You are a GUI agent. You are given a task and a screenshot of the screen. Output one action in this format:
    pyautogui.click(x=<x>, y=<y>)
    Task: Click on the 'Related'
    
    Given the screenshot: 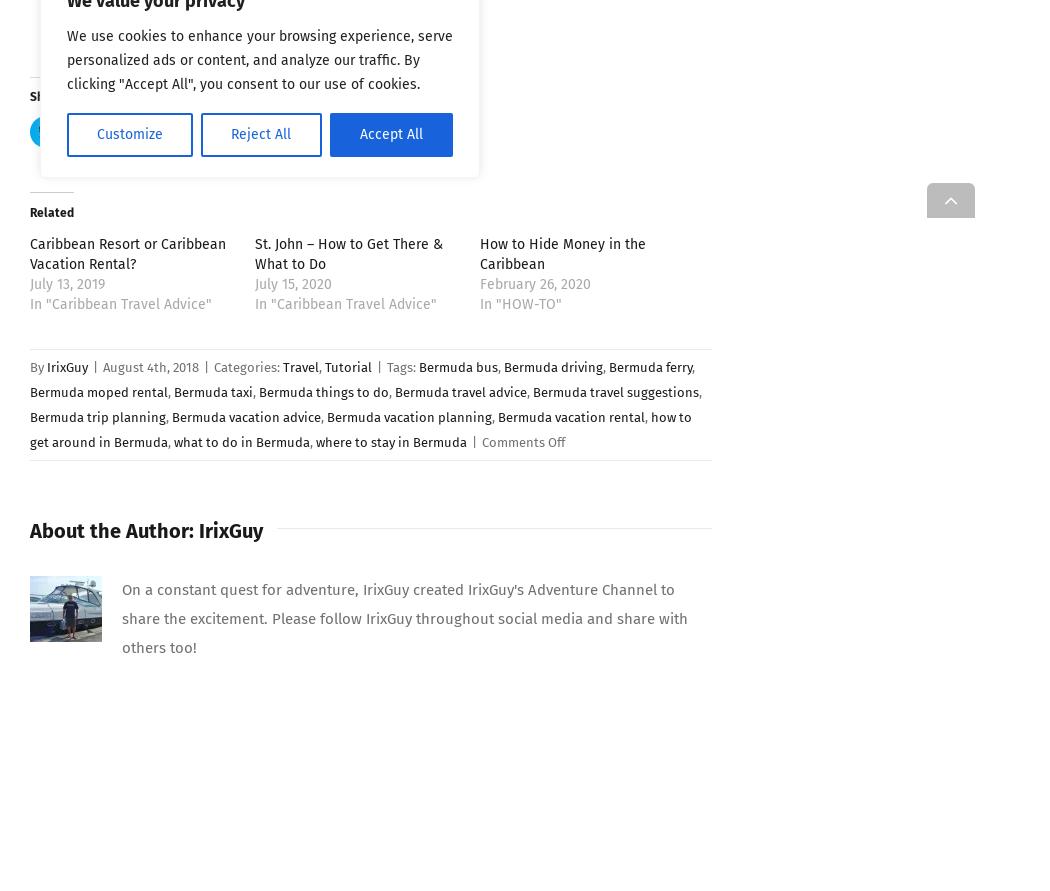 What is the action you would take?
    pyautogui.click(x=50, y=213)
    